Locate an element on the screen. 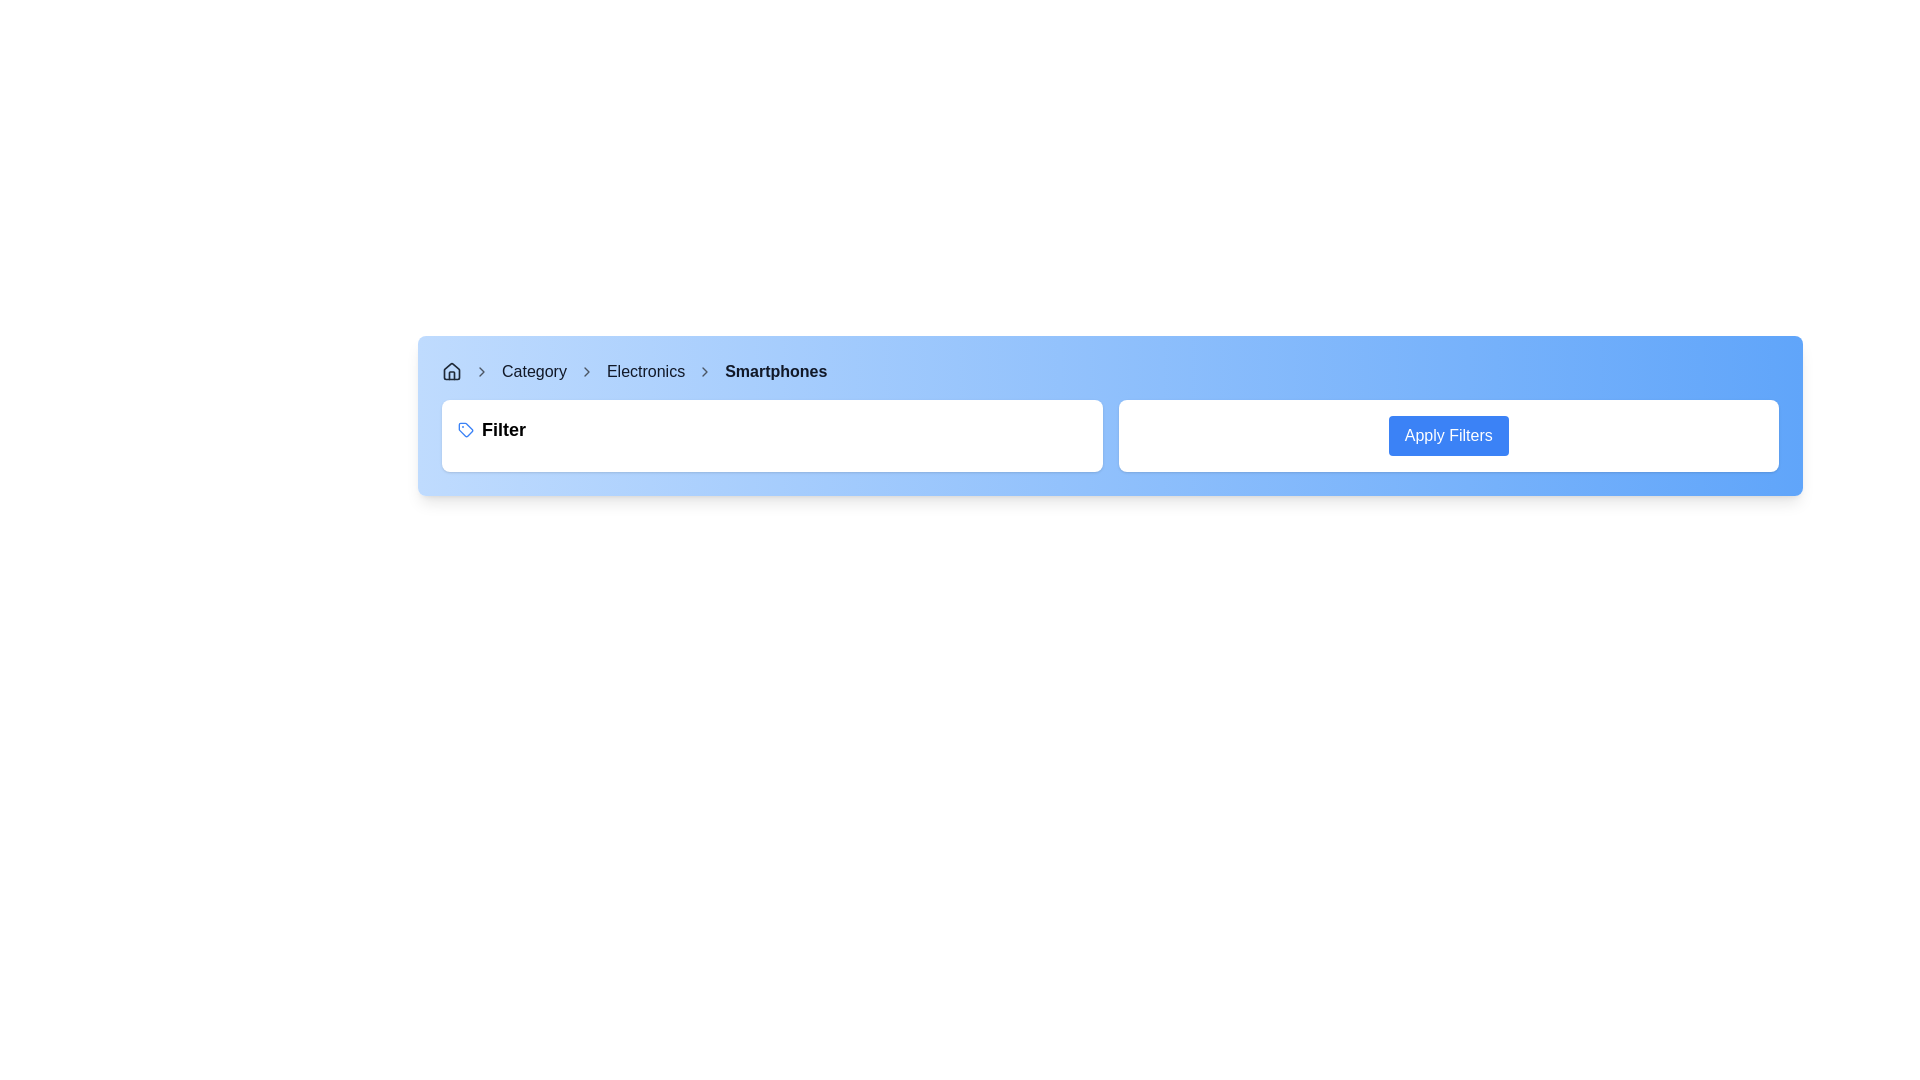 This screenshot has width=1920, height=1080. the 'Smartphones' text label in the breadcrumb navigation bar, which is styled in bold dark gray and follows the 'Electronics' breadcrumb is located at coordinates (775, 371).